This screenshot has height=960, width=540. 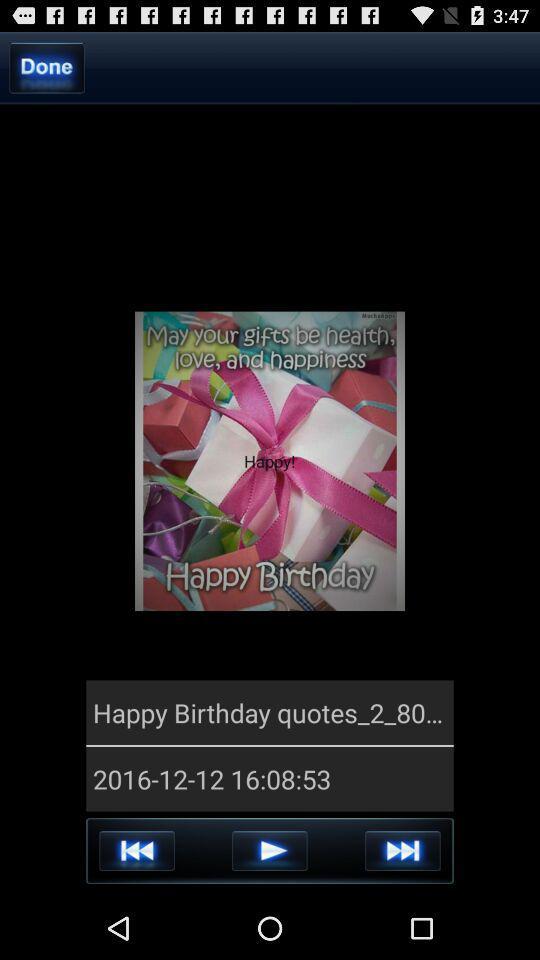 What do you see at coordinates (136, 910) in the screenshot?
I see `the av_rewind icon` at bounding box center [136, 910].